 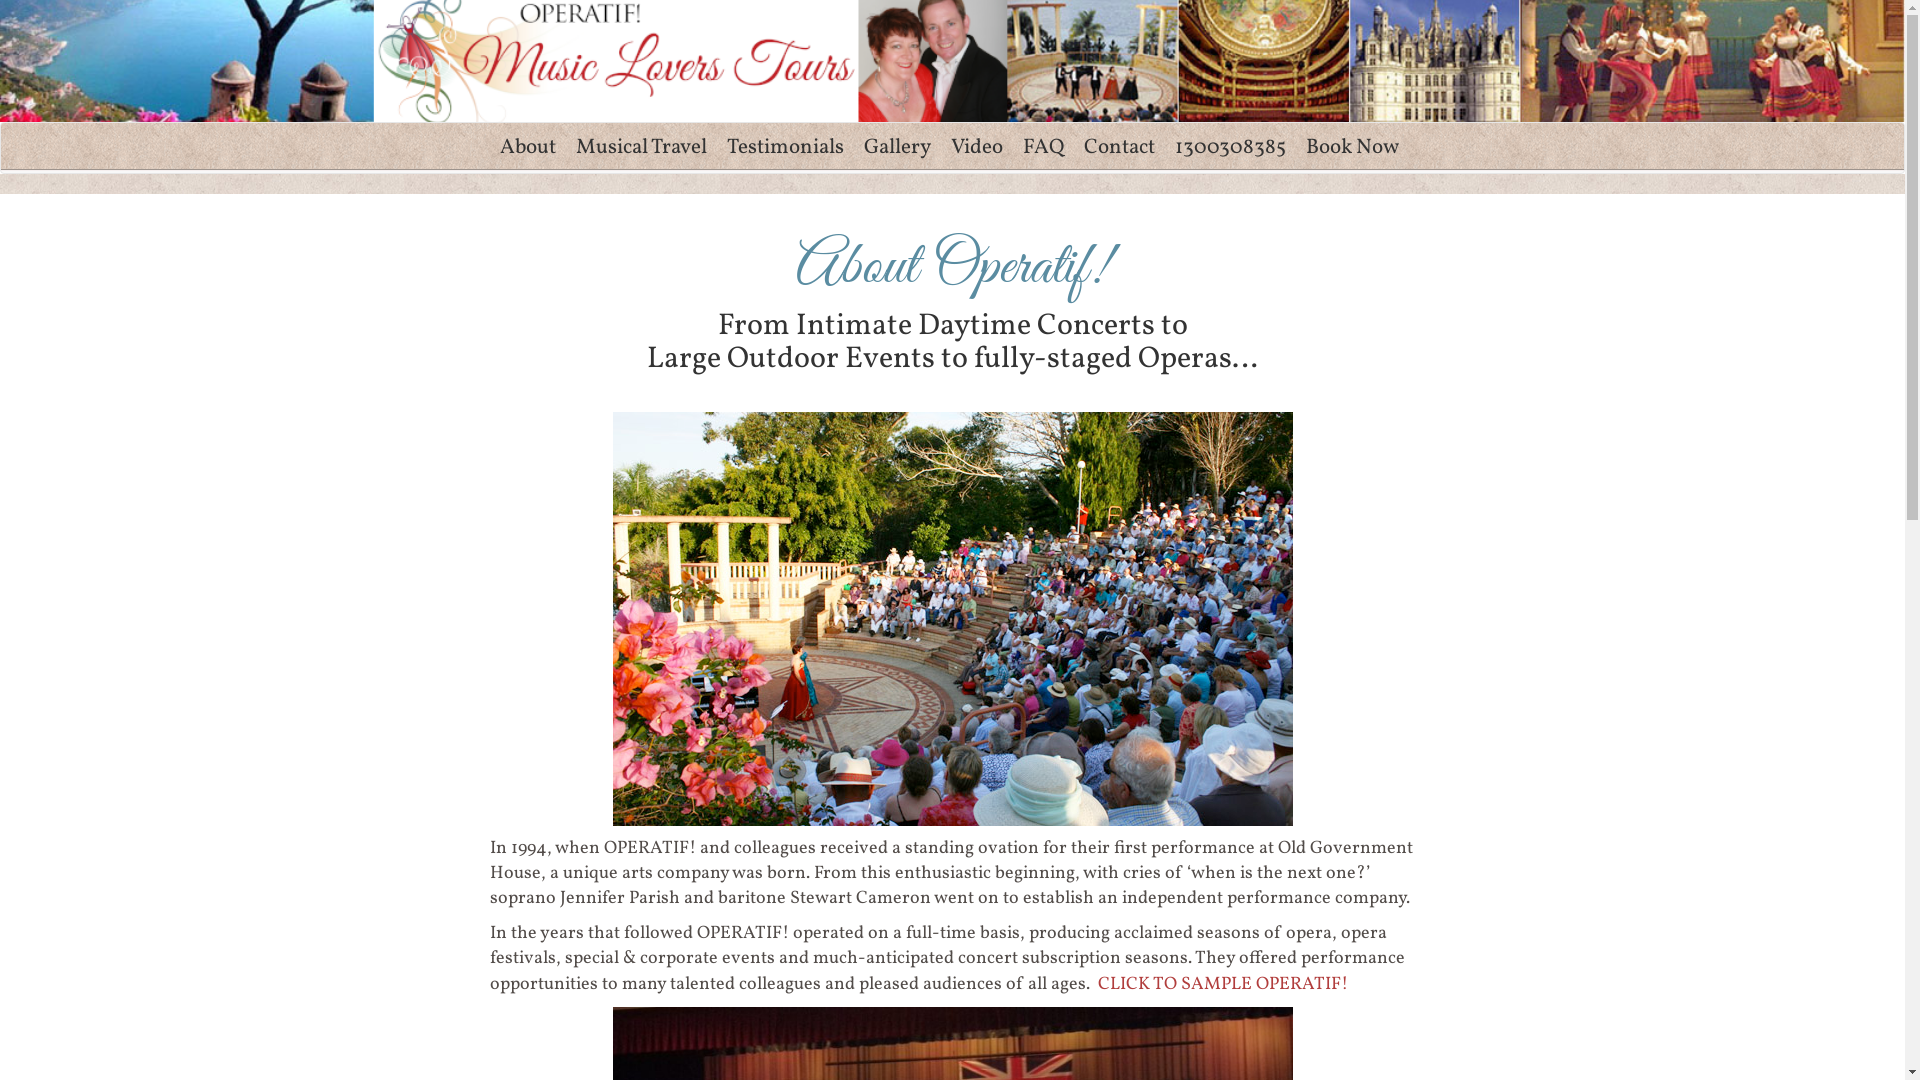 What do you see at coordinates (528, 146) in the screenshot?
I see `'About'` at bounding box center [528, 146].